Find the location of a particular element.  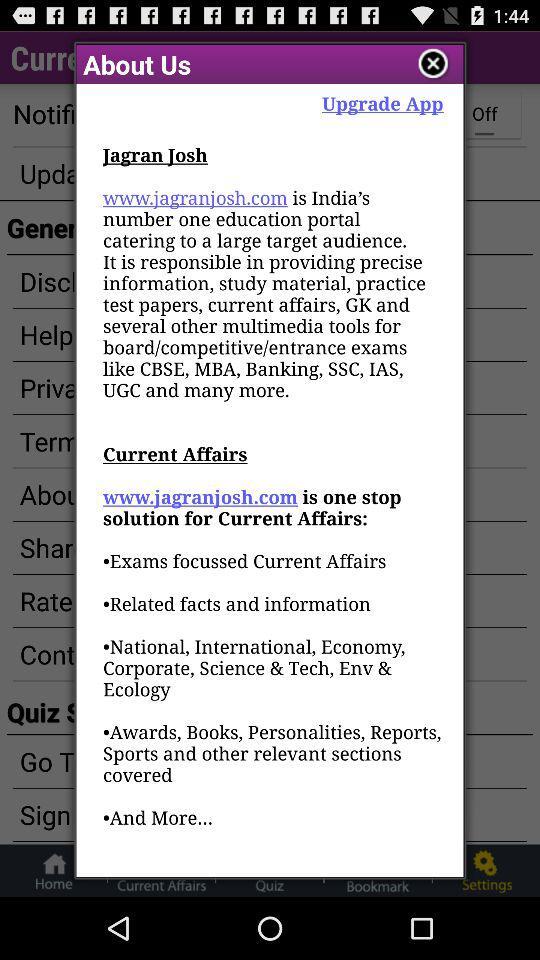

app next to the about us icon is located at coordinates (432, 64).